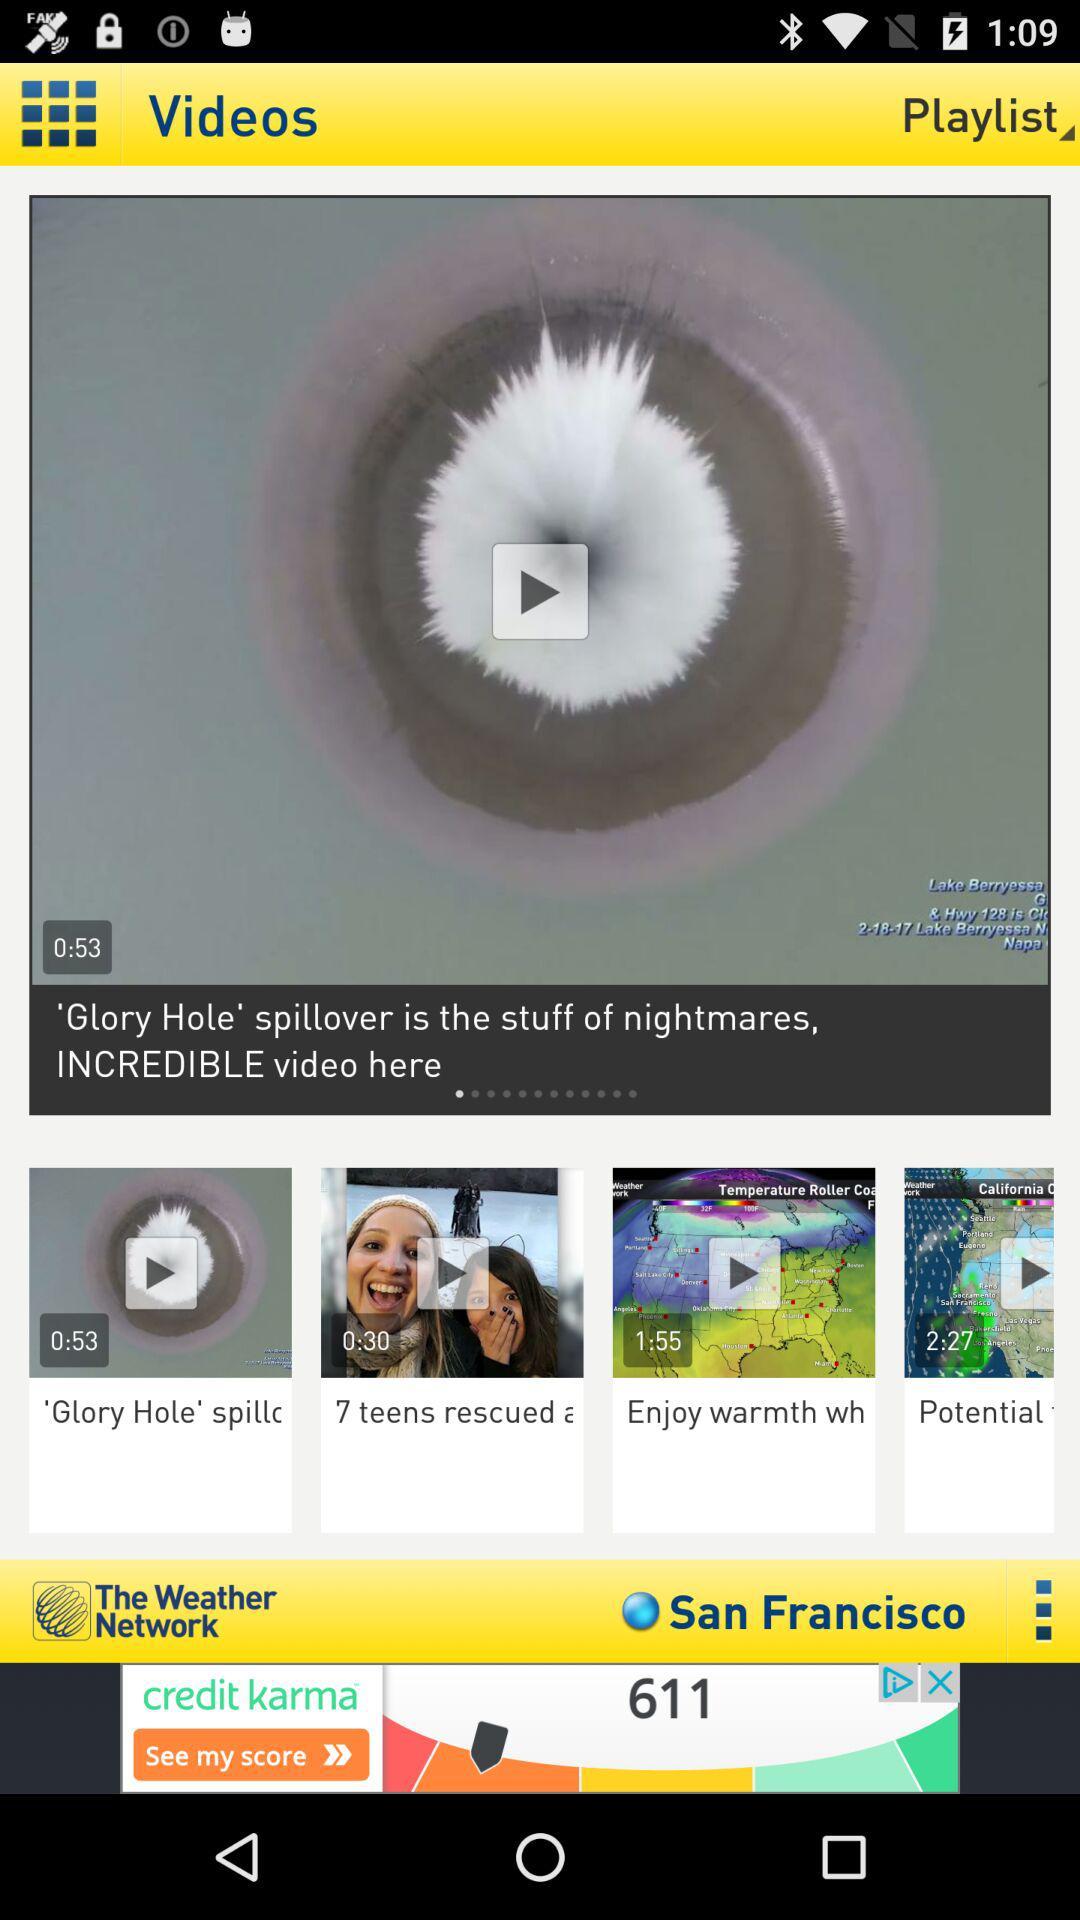 The height and width of the screenshot is (1920, 1080). What do you see at coordinates (744, 1271) in the screenshot?
I see `video` at bounding box center [744, 1271].